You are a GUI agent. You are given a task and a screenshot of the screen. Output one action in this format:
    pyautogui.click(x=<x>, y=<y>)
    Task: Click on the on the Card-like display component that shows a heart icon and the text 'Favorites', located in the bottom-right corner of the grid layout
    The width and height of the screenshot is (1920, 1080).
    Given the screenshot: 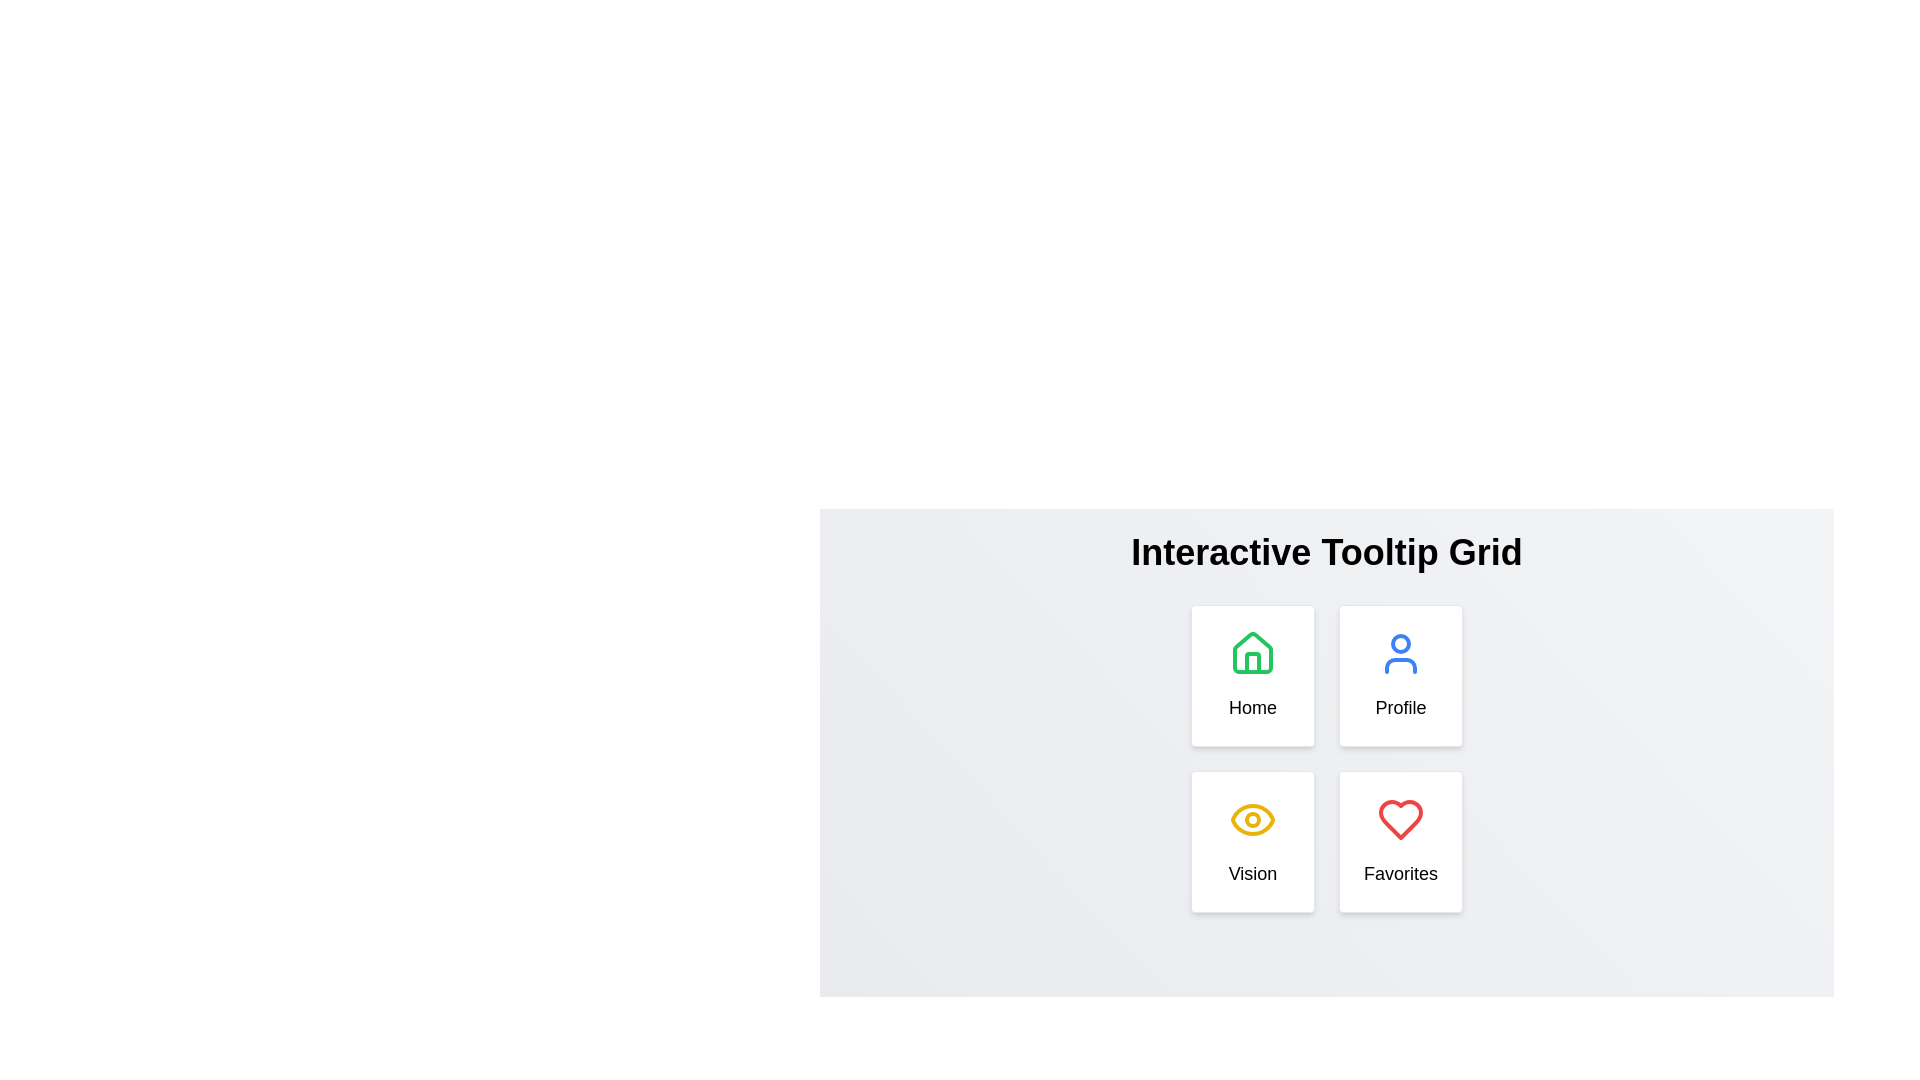 What is the action you would take?
    pyautogui.click(x=1400, y=841)
    